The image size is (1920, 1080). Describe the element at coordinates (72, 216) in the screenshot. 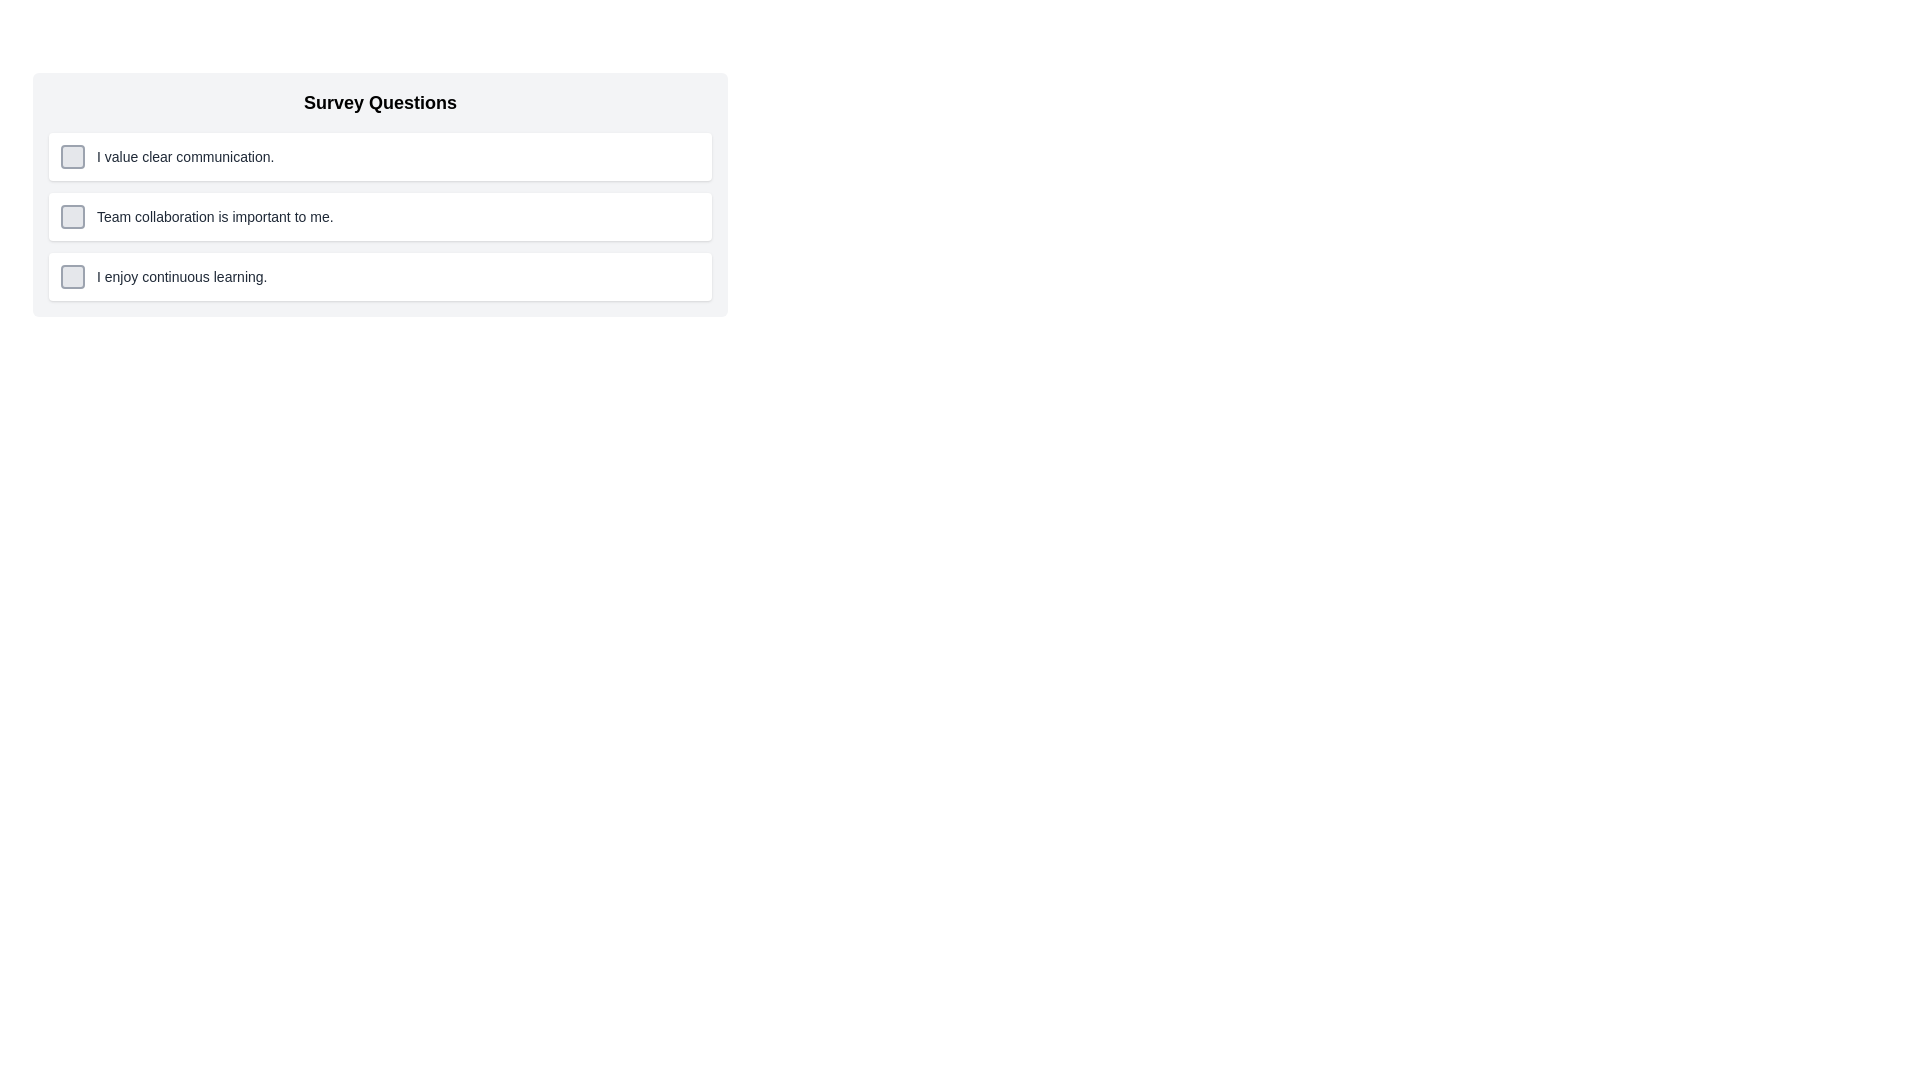

I see `the small square checkbox with rounded corners, located to the left of the text 'Team collaboration is important to me.'` at that location.